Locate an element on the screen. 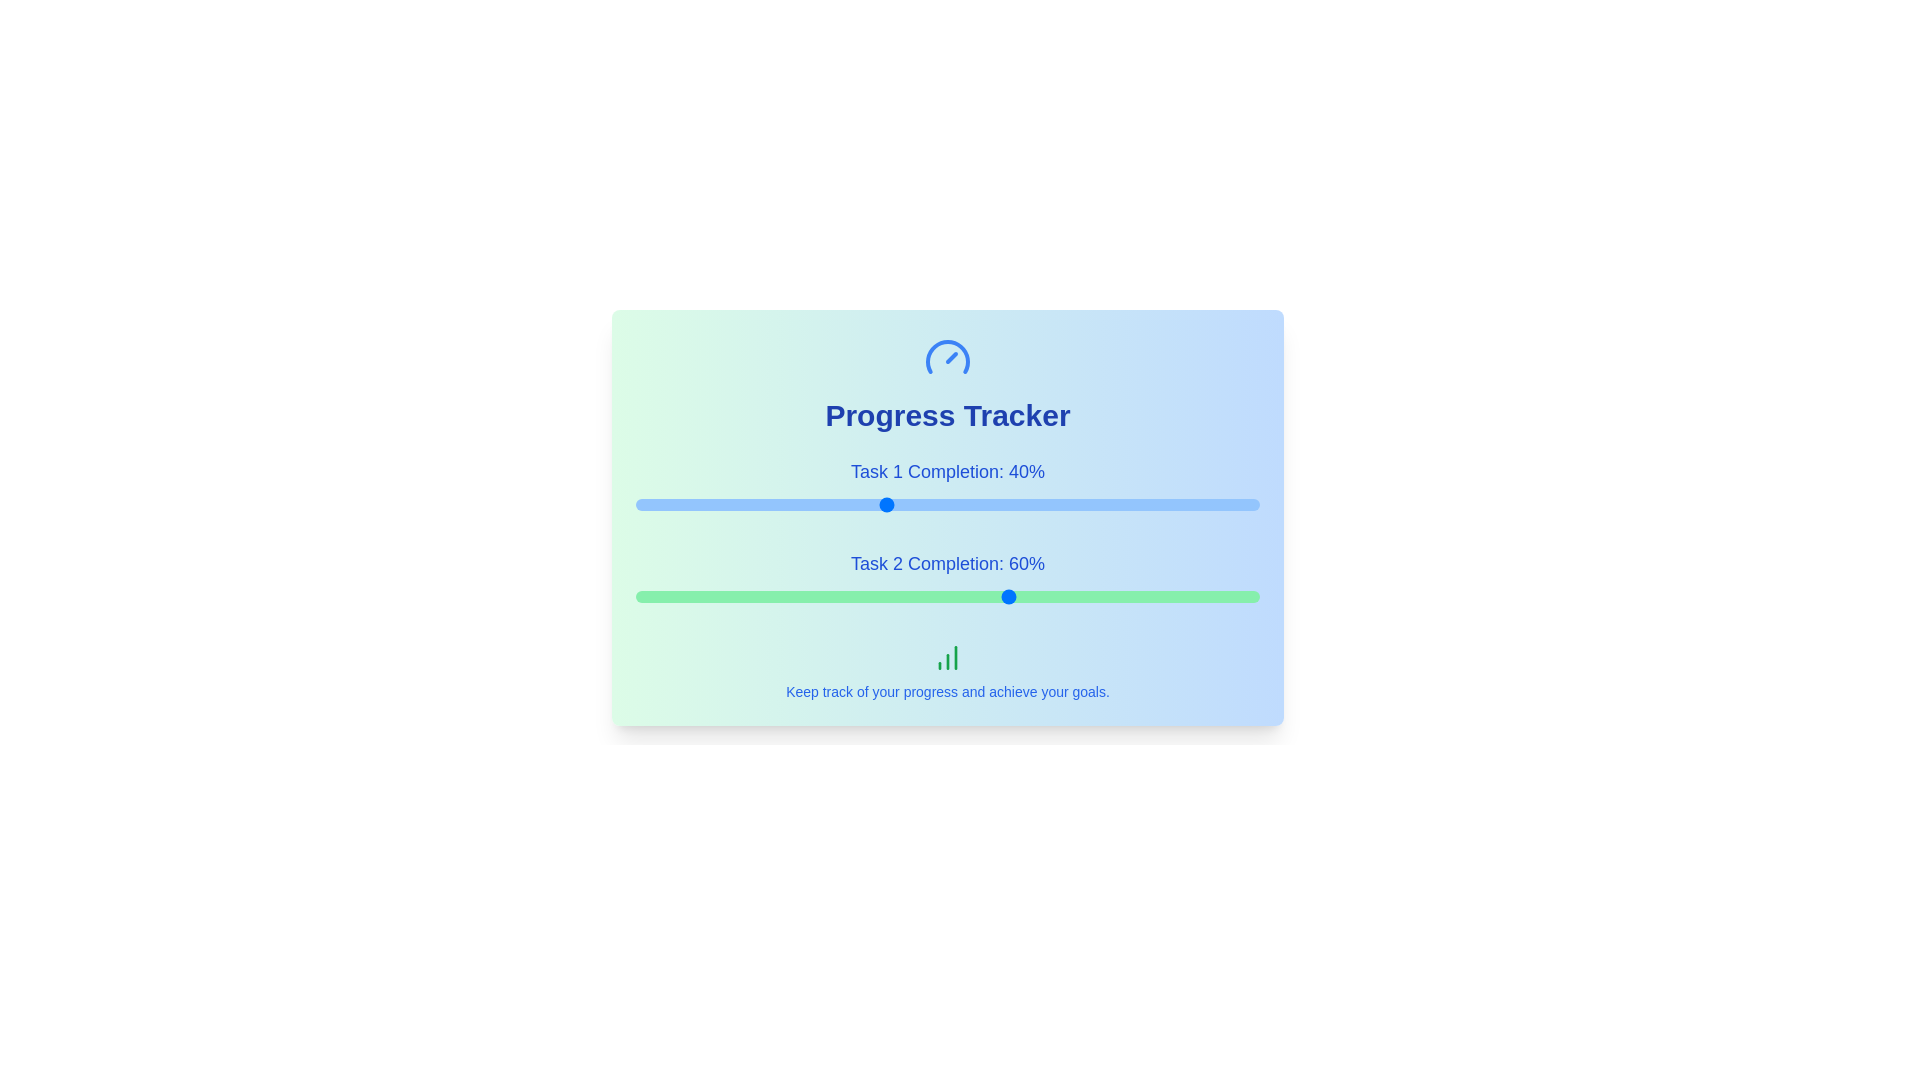 Image resolution: width=1920 pixels, height=1080 pixels. the graphical icon that represents progress tracking, located beneath the progress bars and above the text 'Keep track of your progress and achieve your goals.' is located at coordinates (947, 658).